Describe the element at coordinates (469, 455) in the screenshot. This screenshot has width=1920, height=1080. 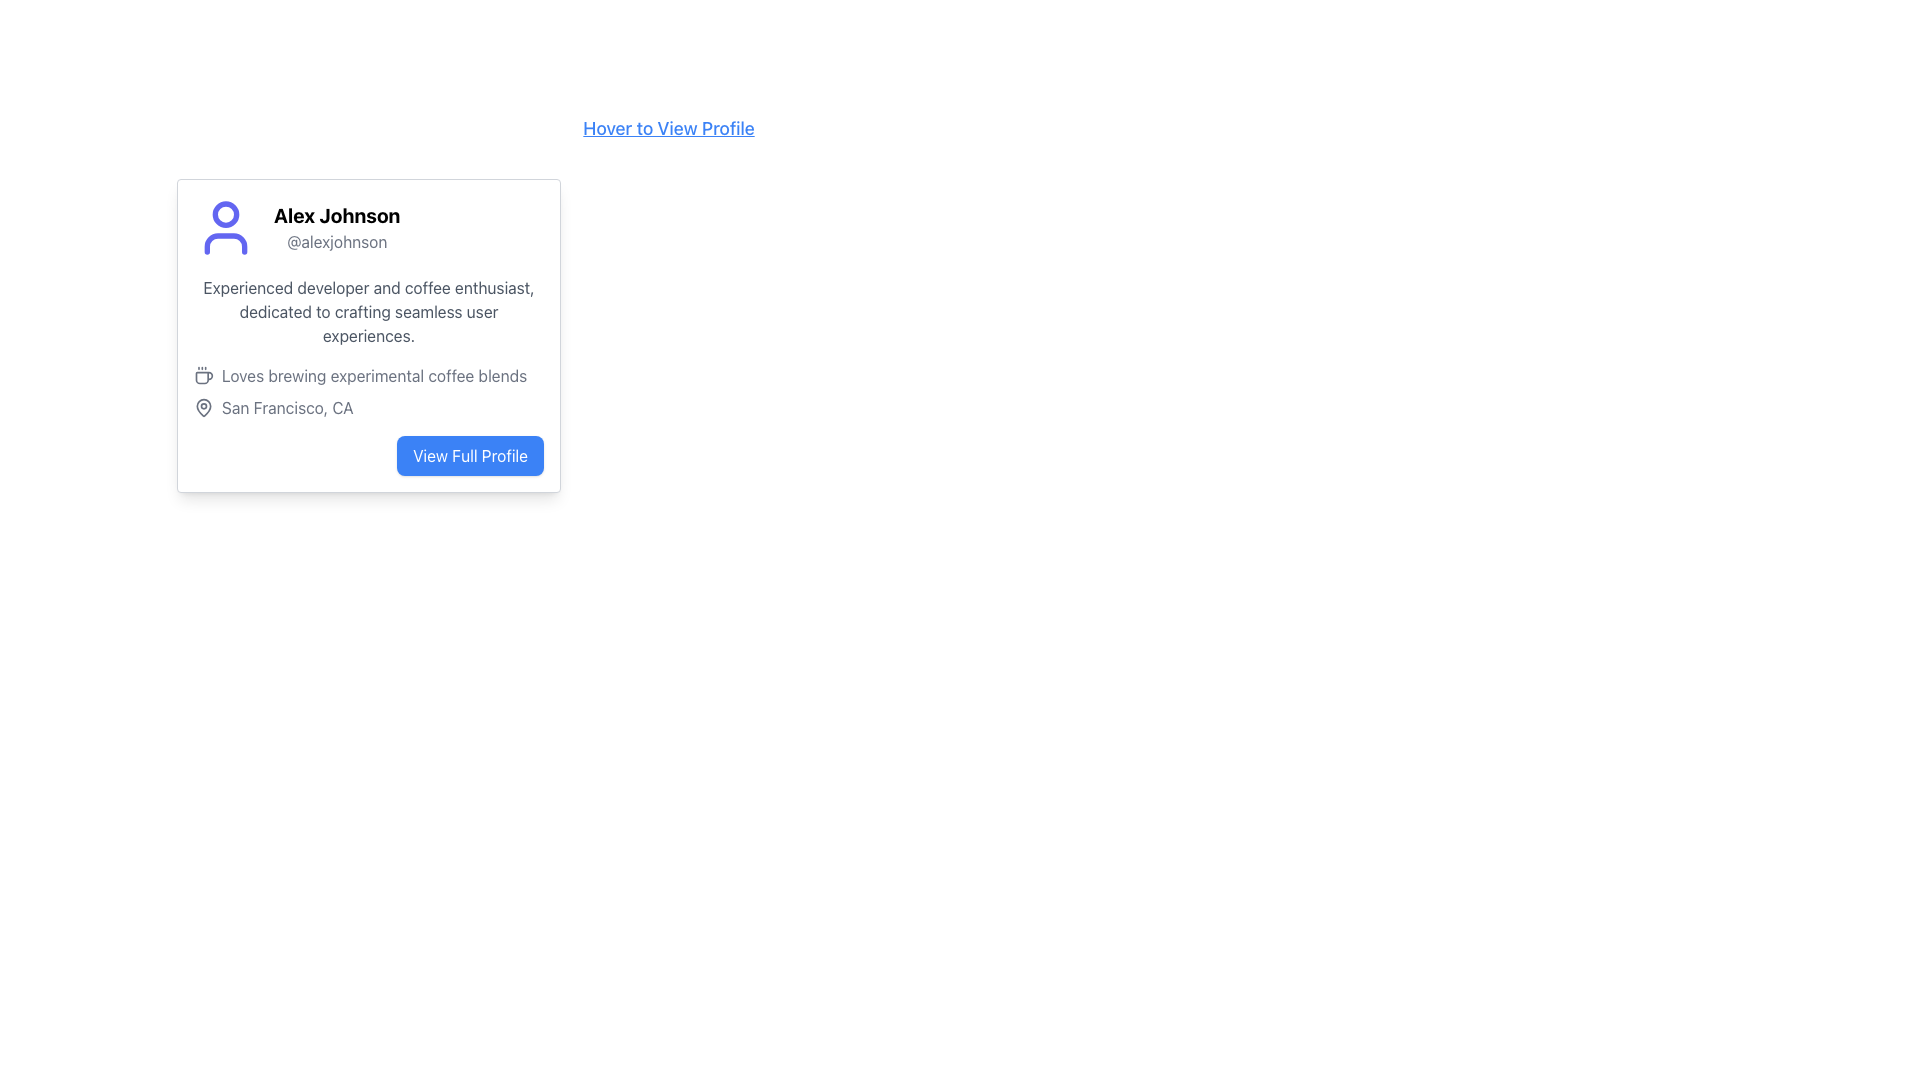
I see `the button located at the bottom-right of the profile card` at that location.